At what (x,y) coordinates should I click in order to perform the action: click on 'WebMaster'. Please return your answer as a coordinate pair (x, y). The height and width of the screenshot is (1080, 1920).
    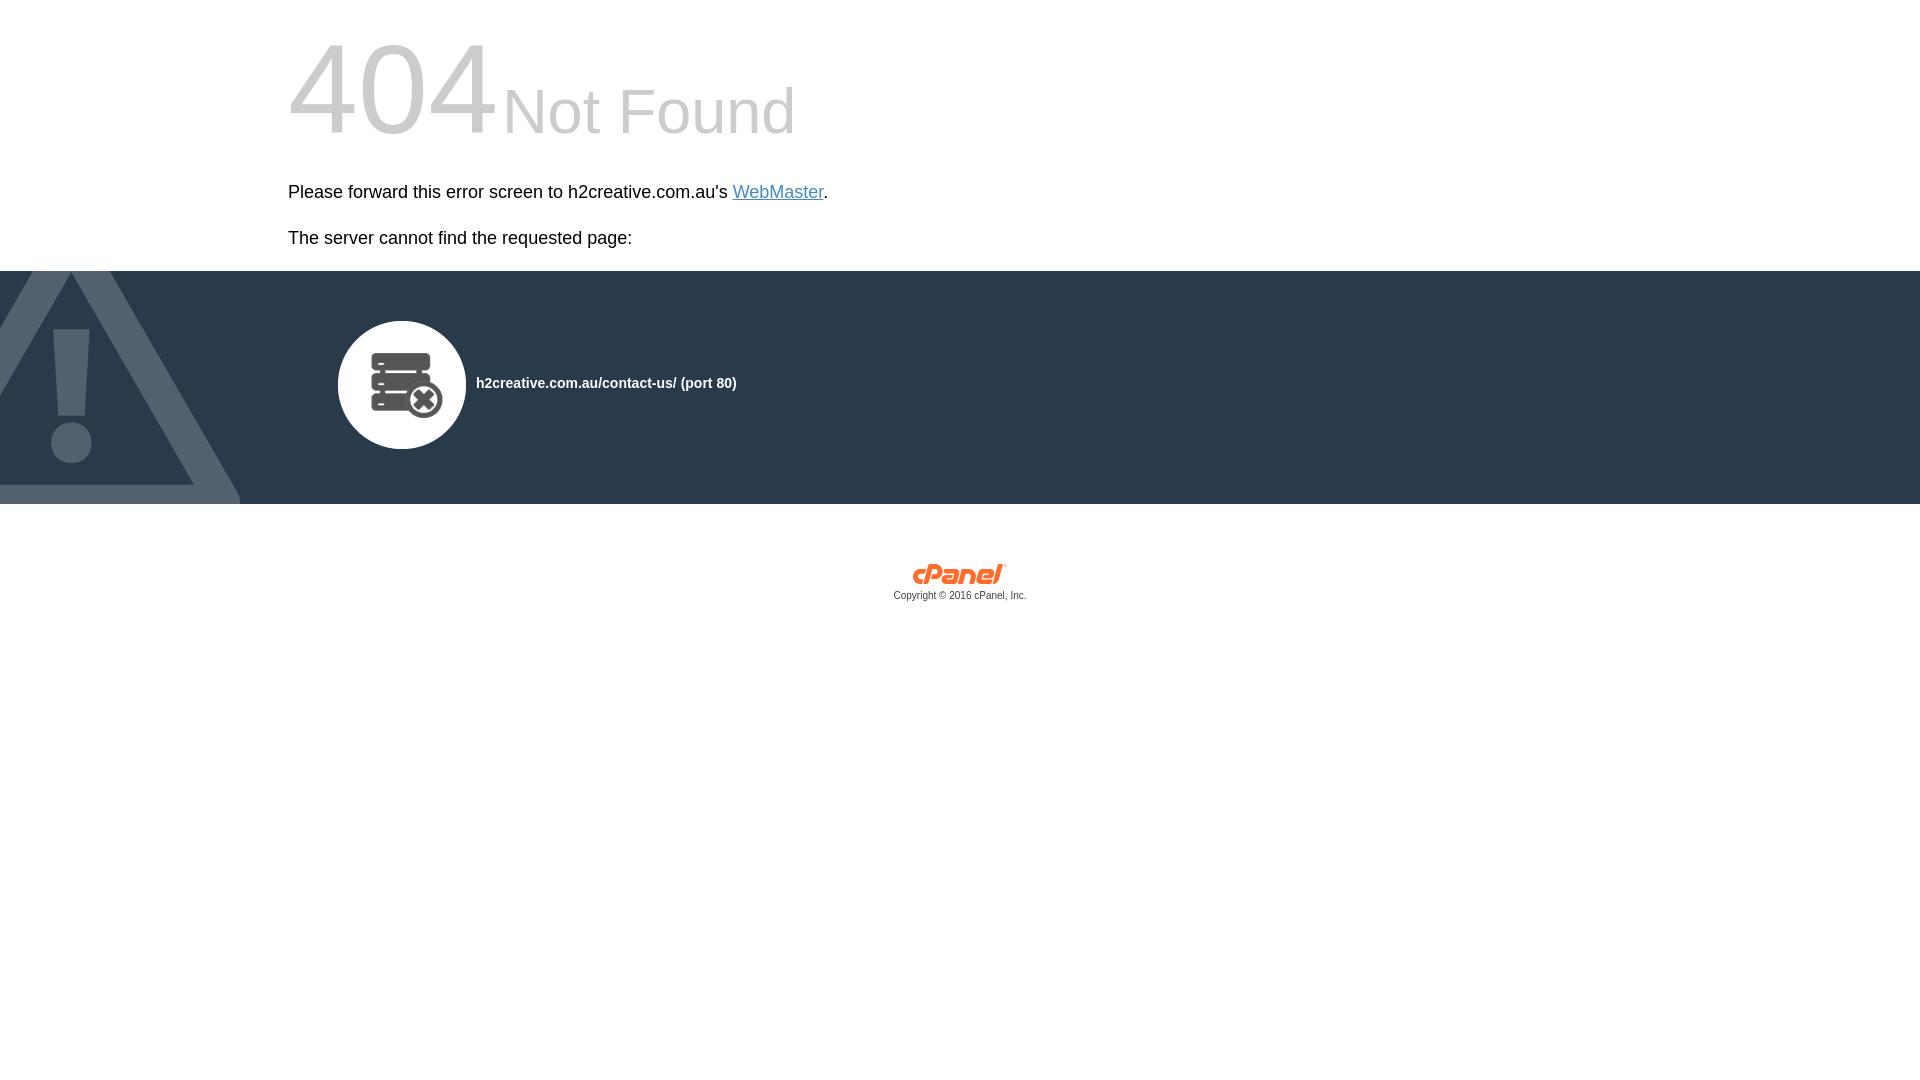
    Looking at the image, I should click on (777, 192).